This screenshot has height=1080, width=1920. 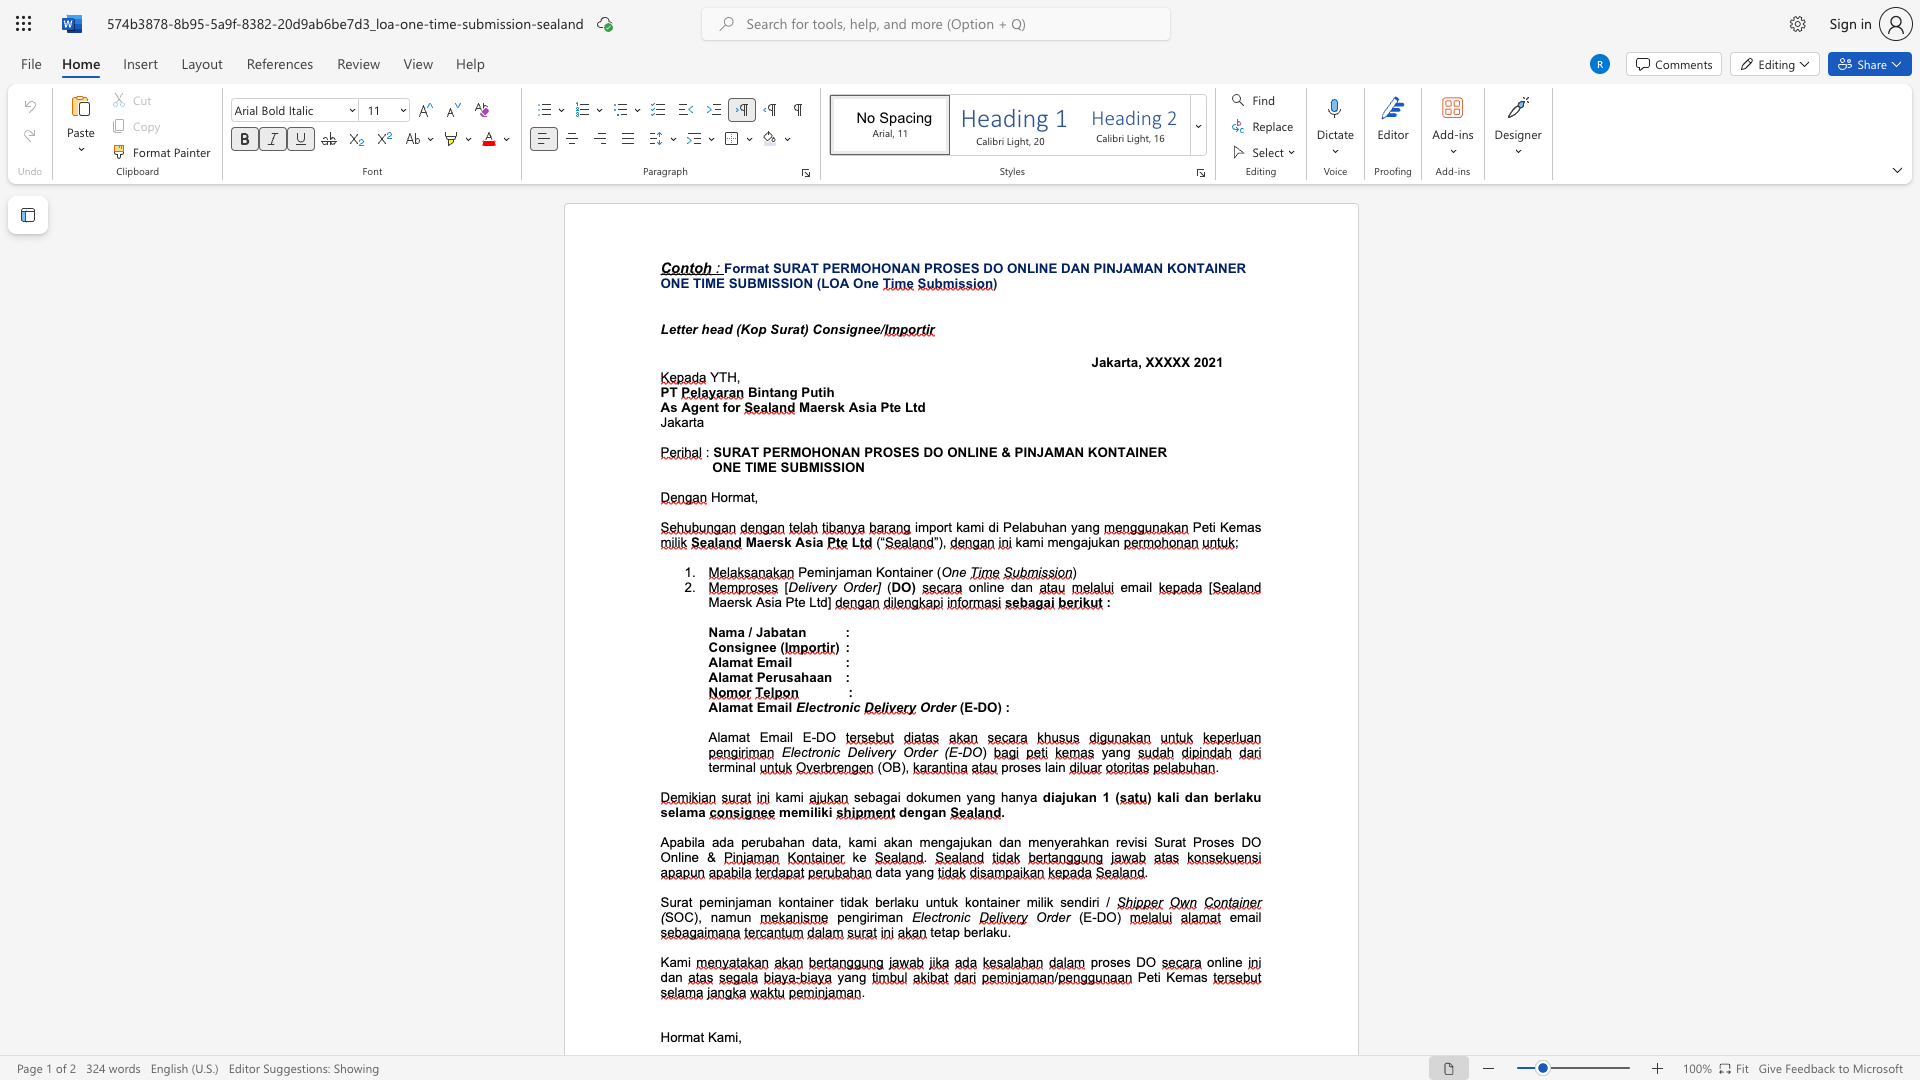 I want to click on the subset text "am" within the text "SOC), namun", so click(x=718, y=917).